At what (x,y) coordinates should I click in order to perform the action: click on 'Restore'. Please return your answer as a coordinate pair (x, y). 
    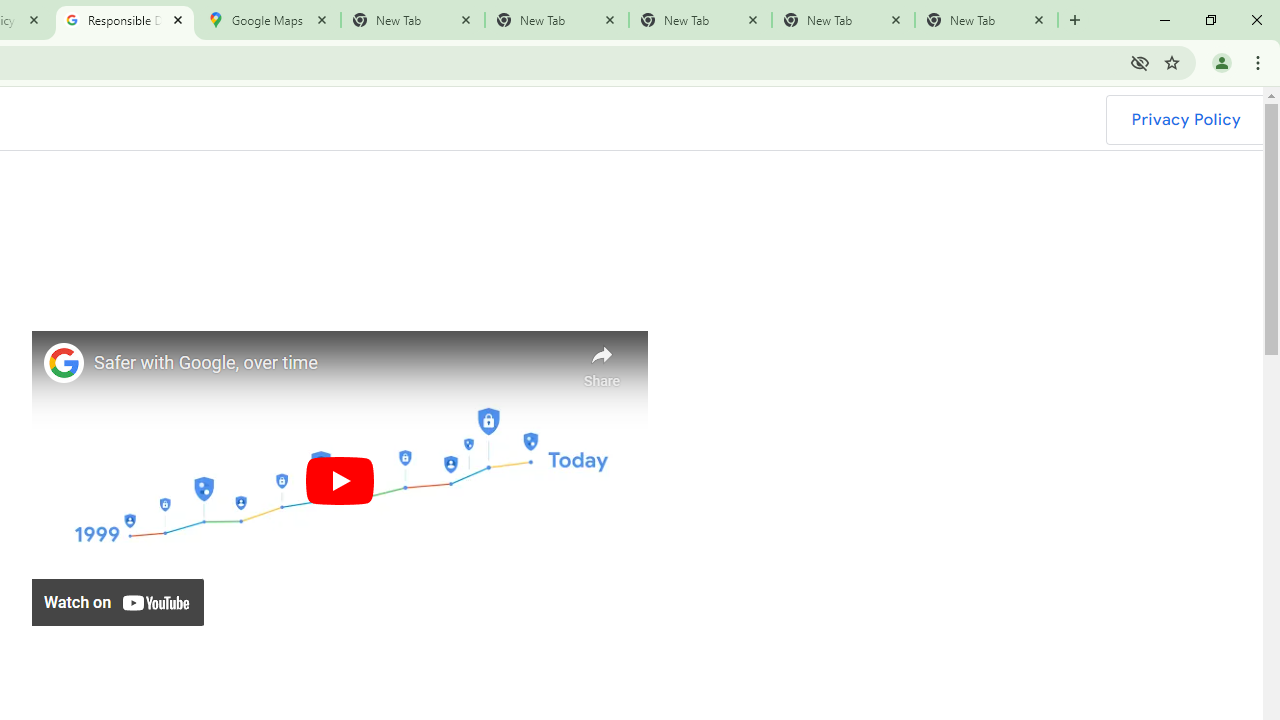
    Looking at the image, I should click on (1209, 20).